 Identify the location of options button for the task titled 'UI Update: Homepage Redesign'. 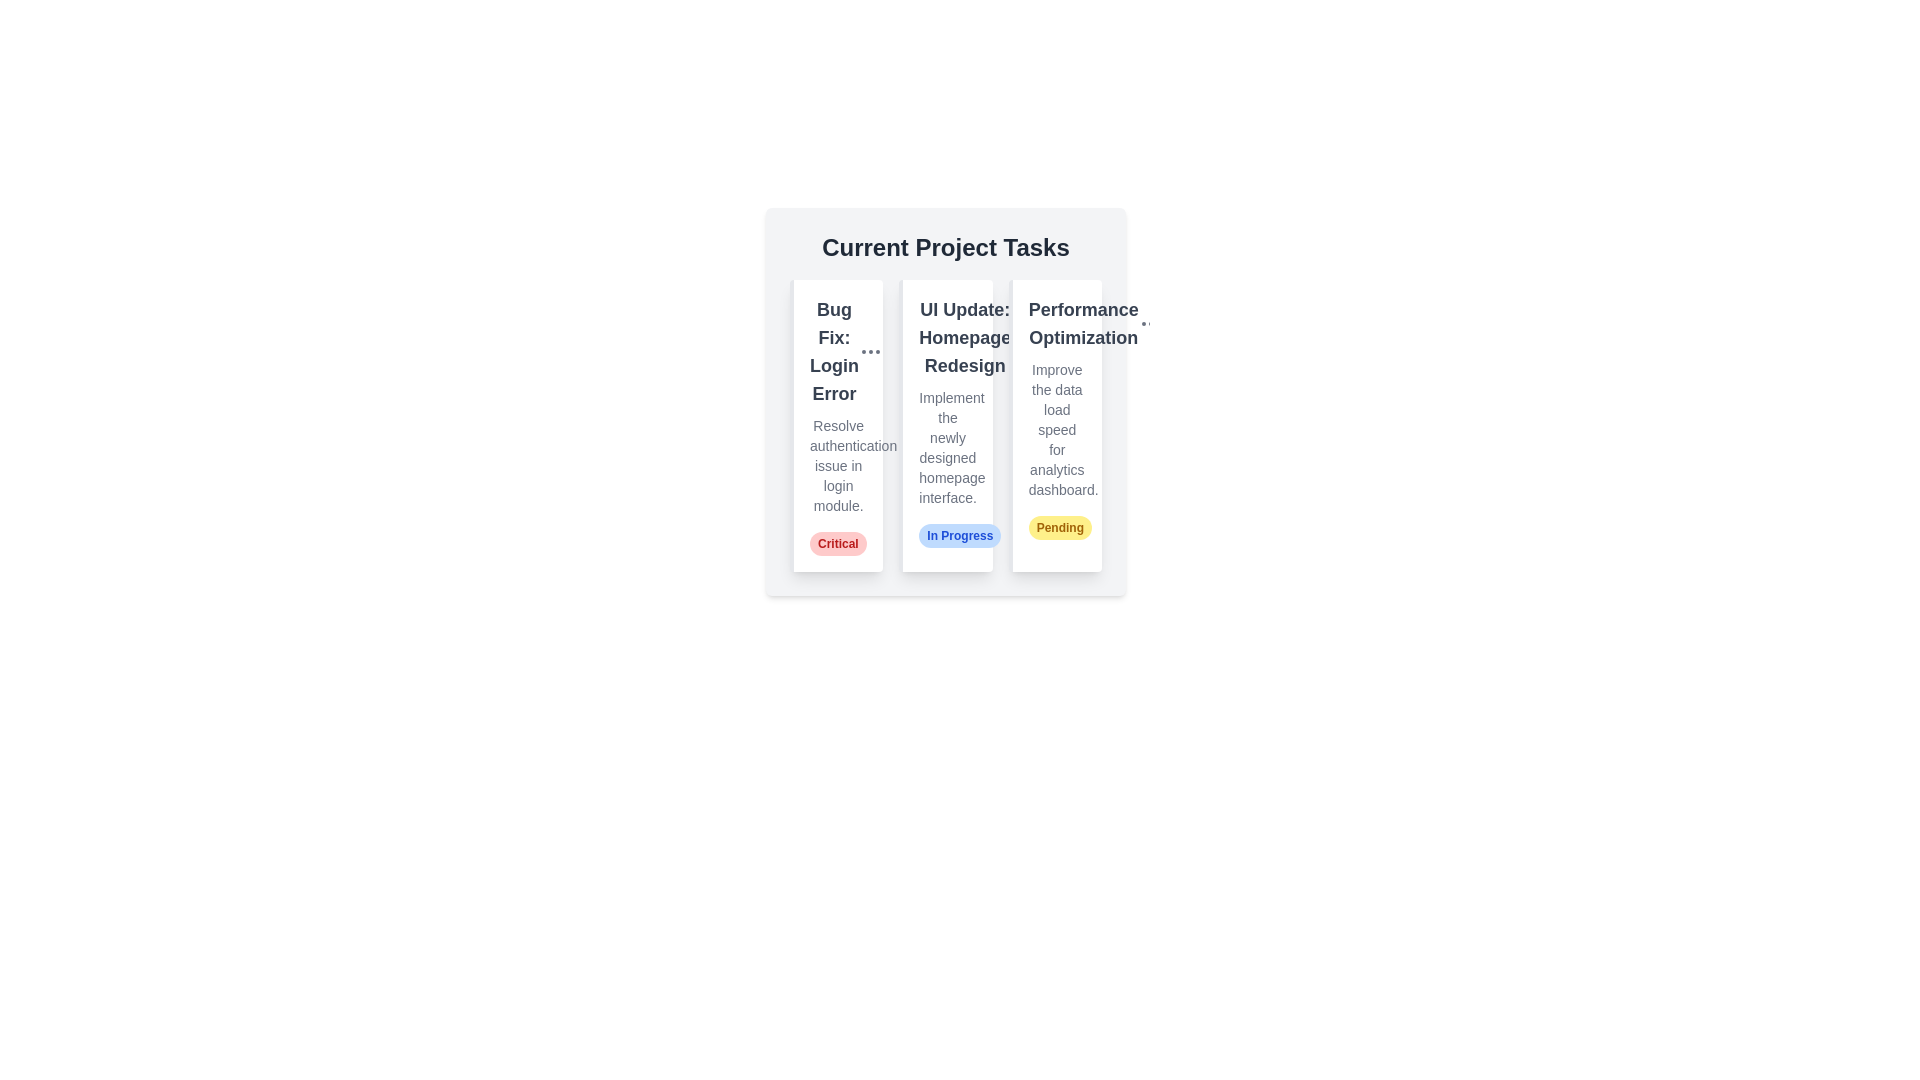
(1023, 337).